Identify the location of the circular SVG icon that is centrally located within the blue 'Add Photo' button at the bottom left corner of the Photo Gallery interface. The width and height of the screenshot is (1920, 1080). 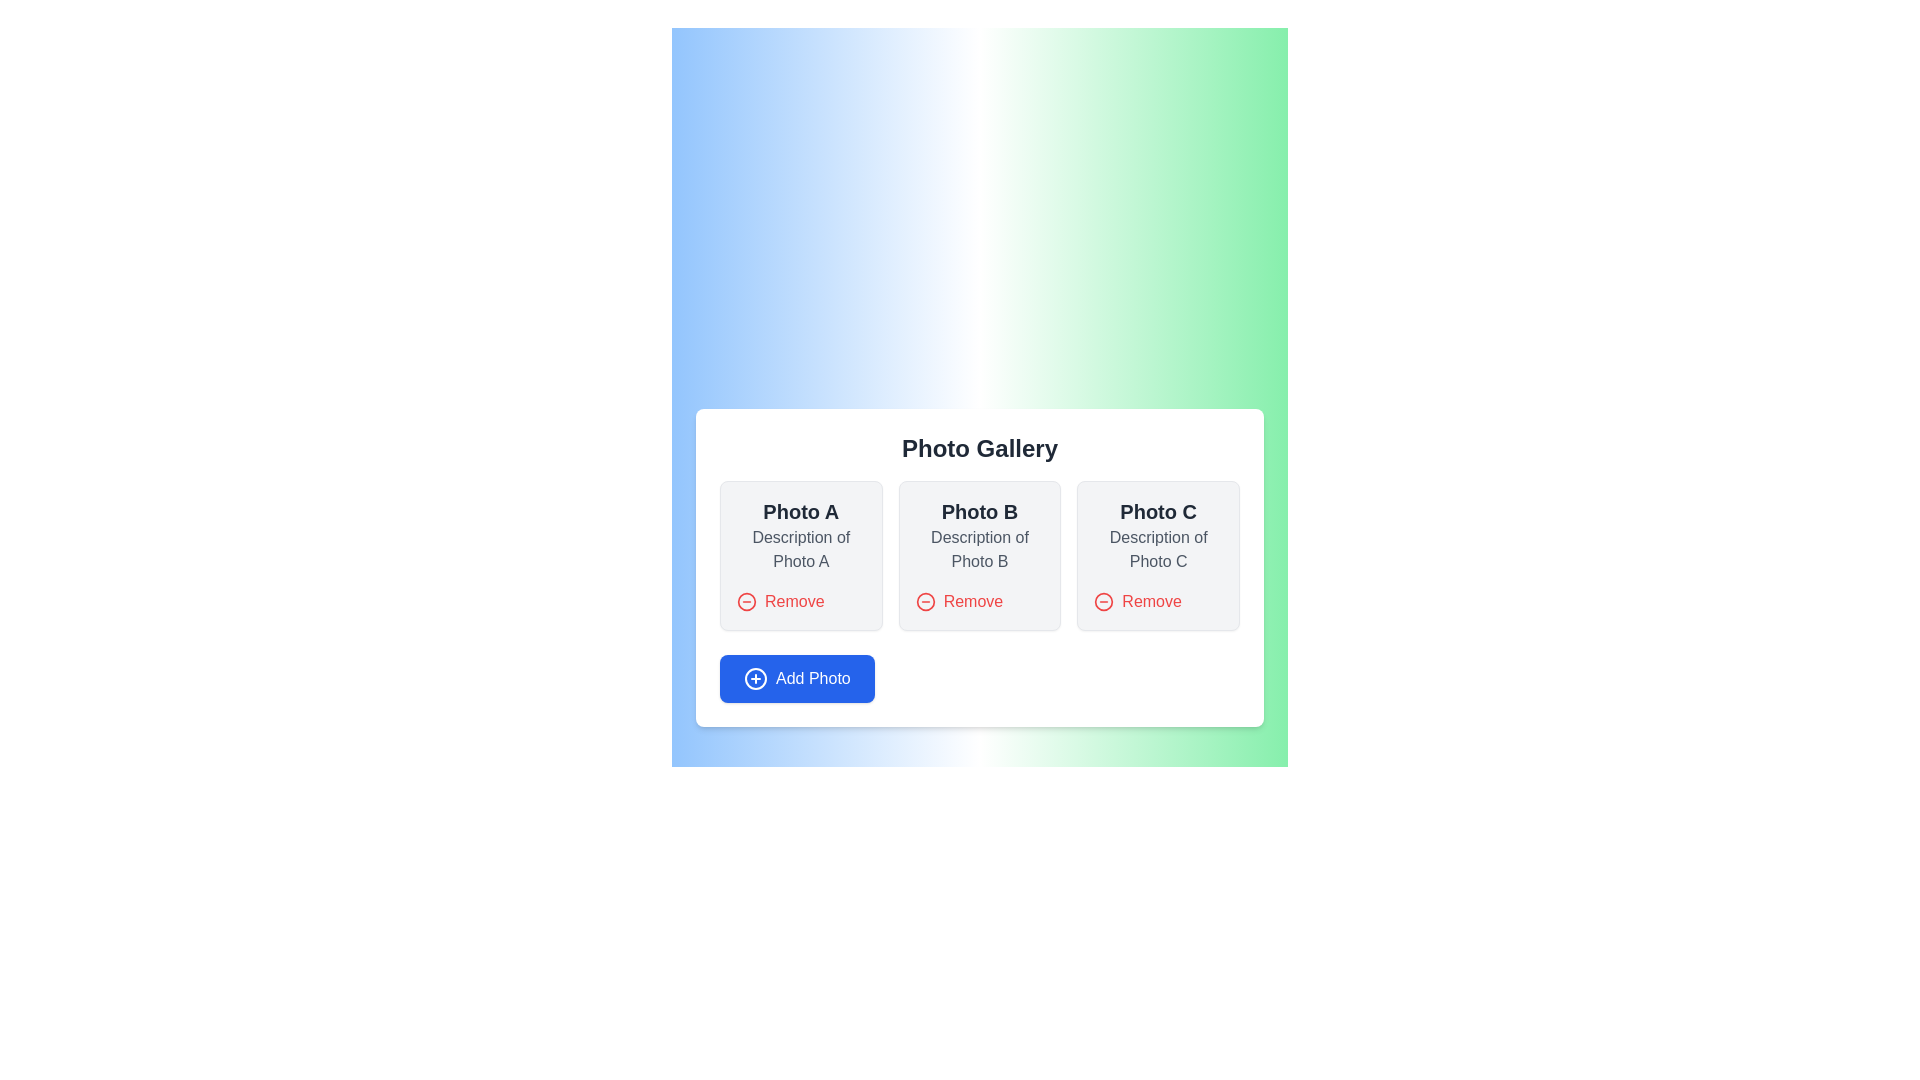
(754, 677).